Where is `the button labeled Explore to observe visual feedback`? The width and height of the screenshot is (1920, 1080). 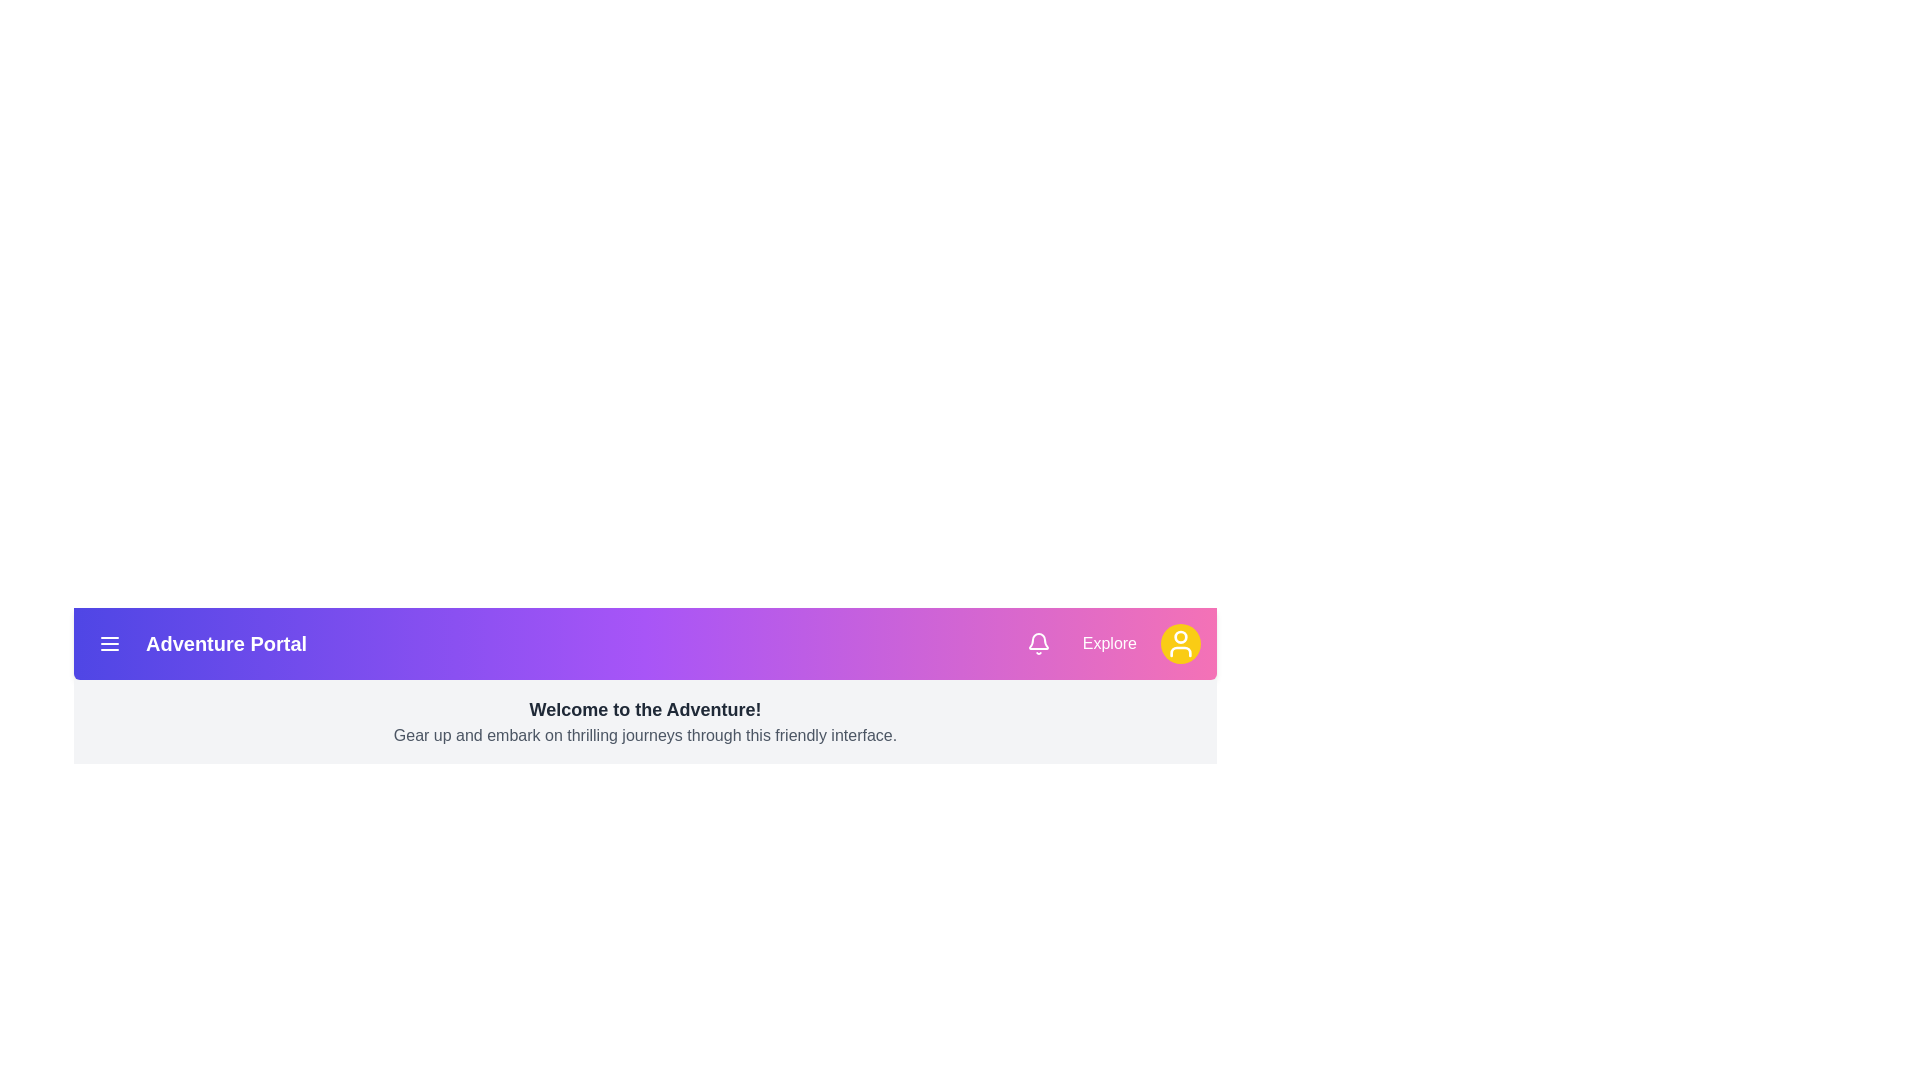
the button labeled Explore to observe visual feedback is located at coordinates (1108, 644).